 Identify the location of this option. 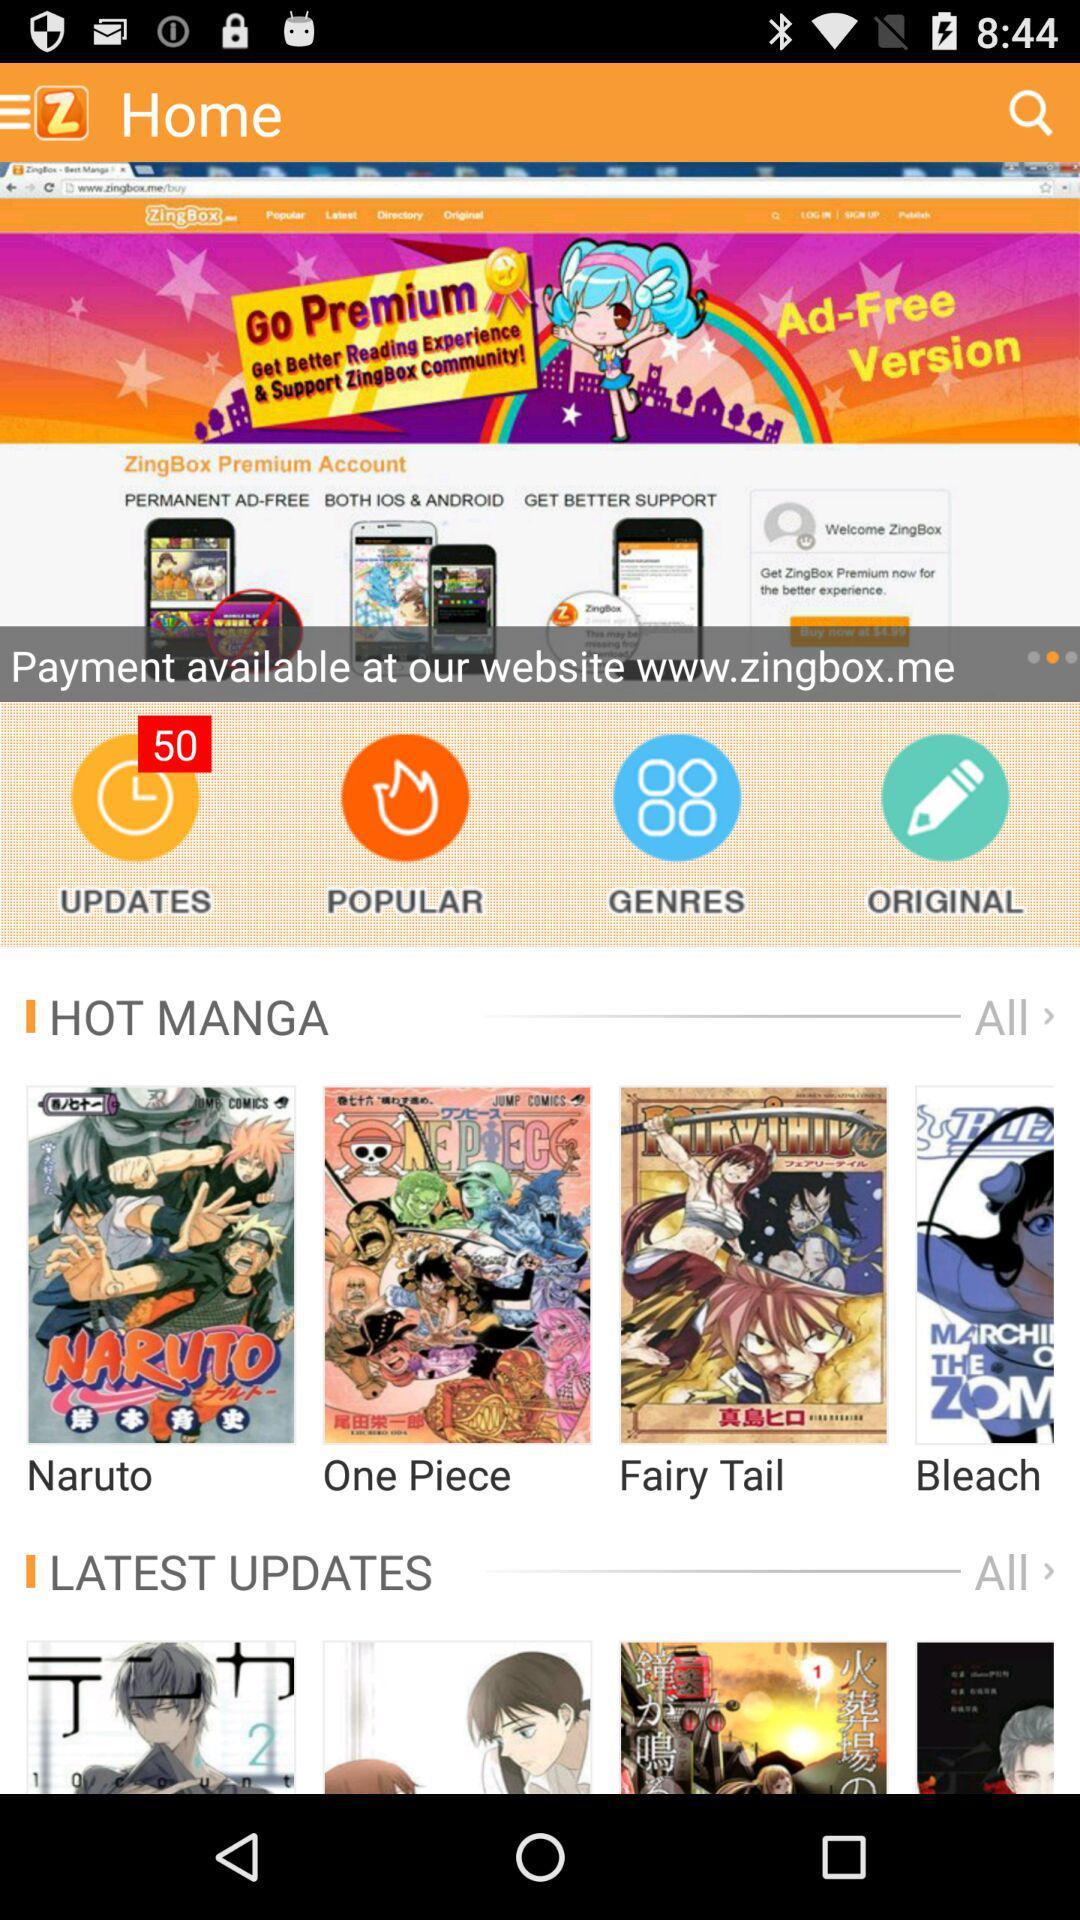
(983, 1264).